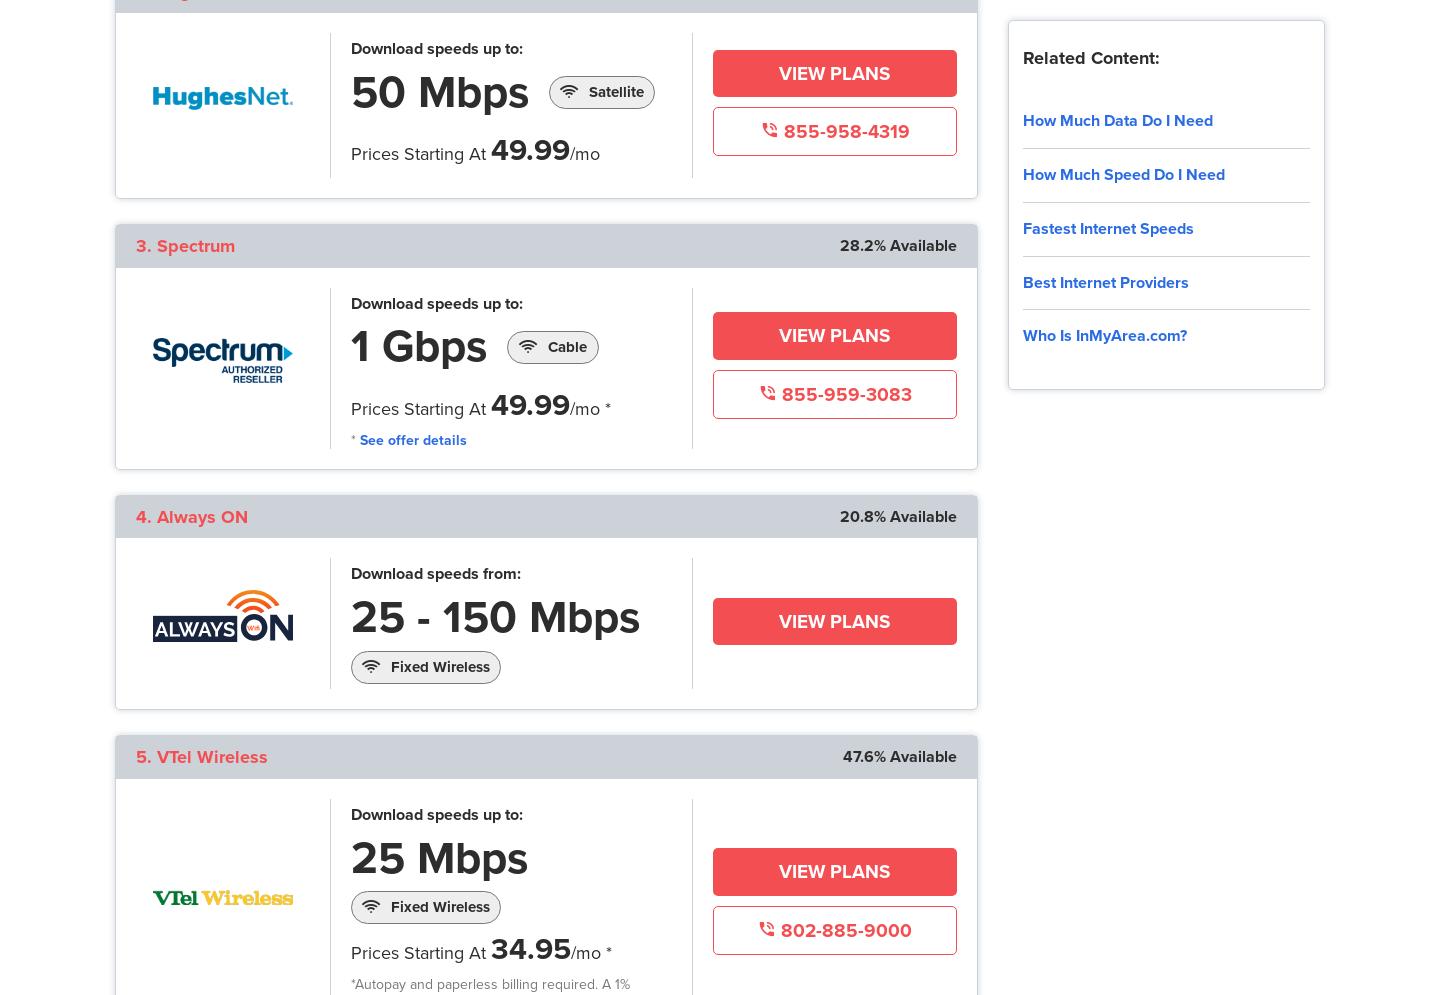 The image size is (1440, 995). I want to click on '20.8% Available', so click(896, 515).